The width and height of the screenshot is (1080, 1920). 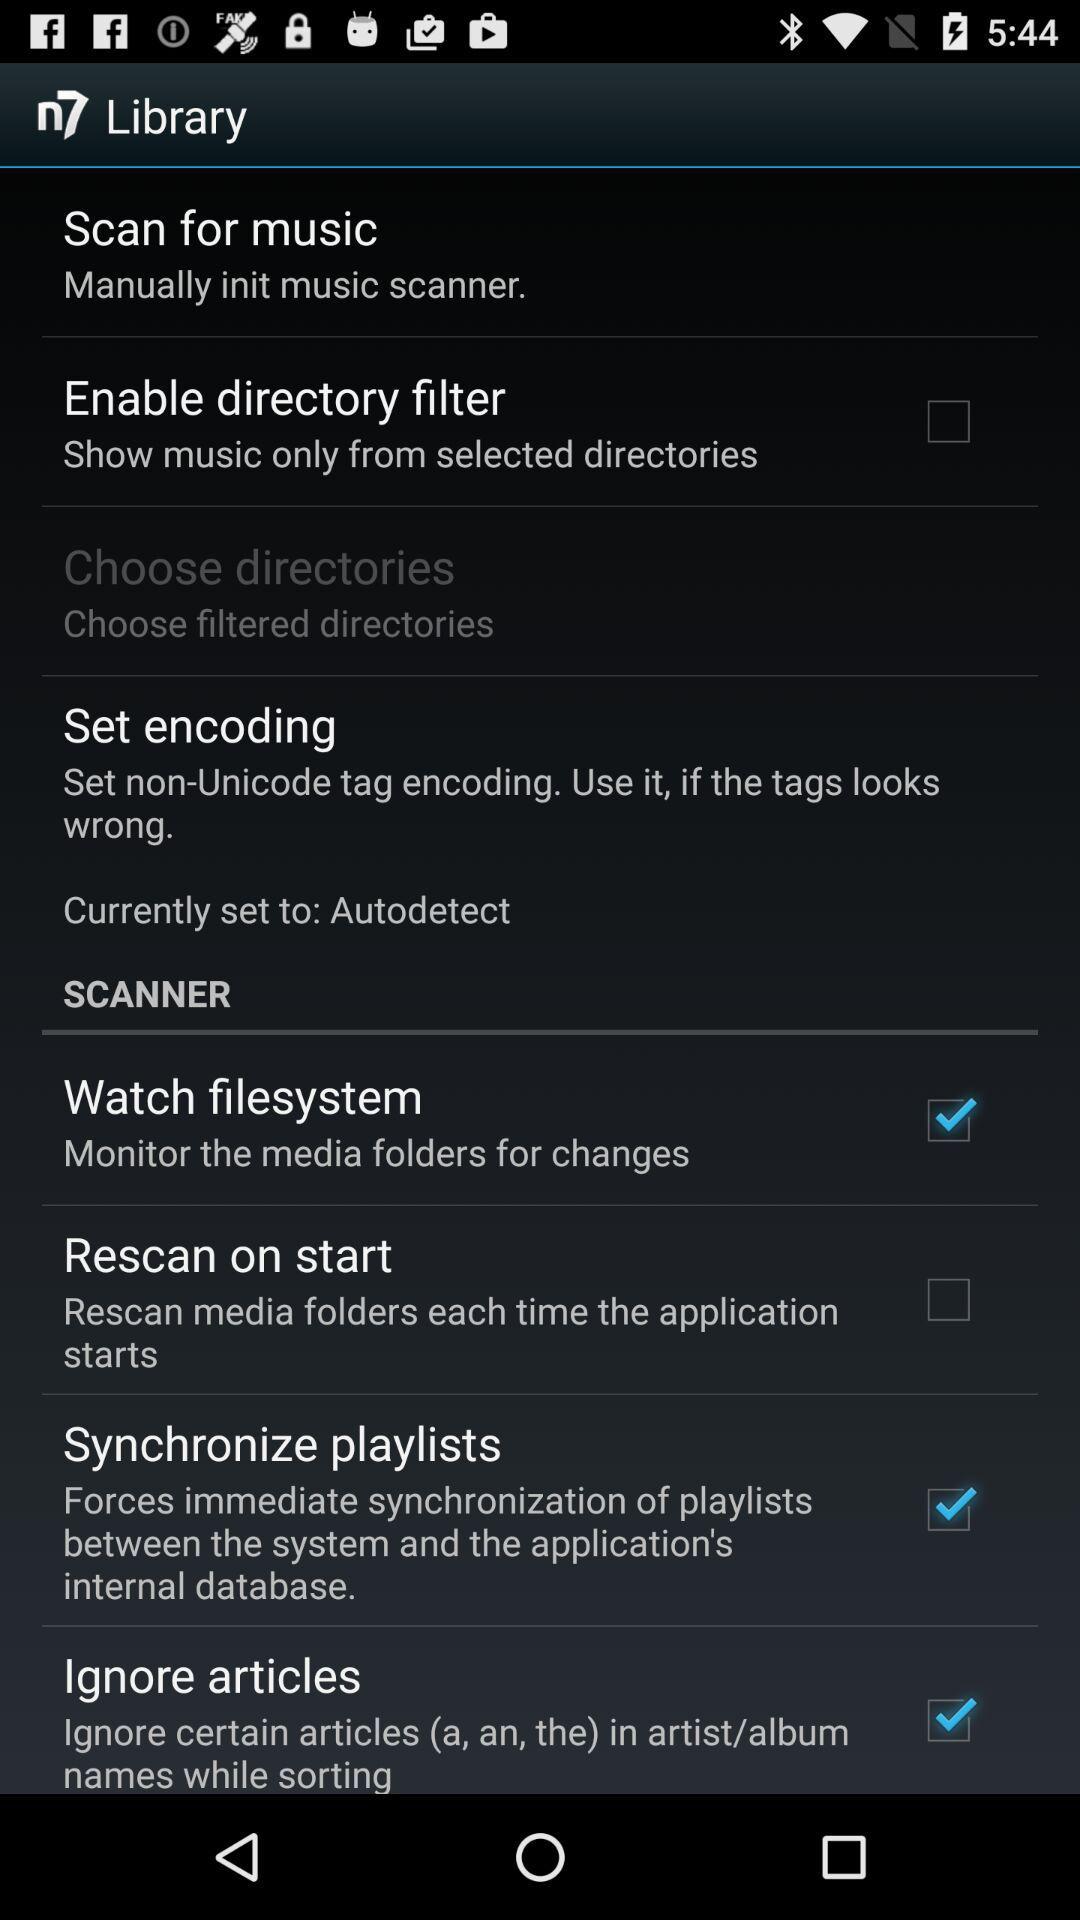 What do you see at coordinates (226, 1252) in the screenshot?
I see `the item above rescan media folders item` at bounding box center [226, 1252].